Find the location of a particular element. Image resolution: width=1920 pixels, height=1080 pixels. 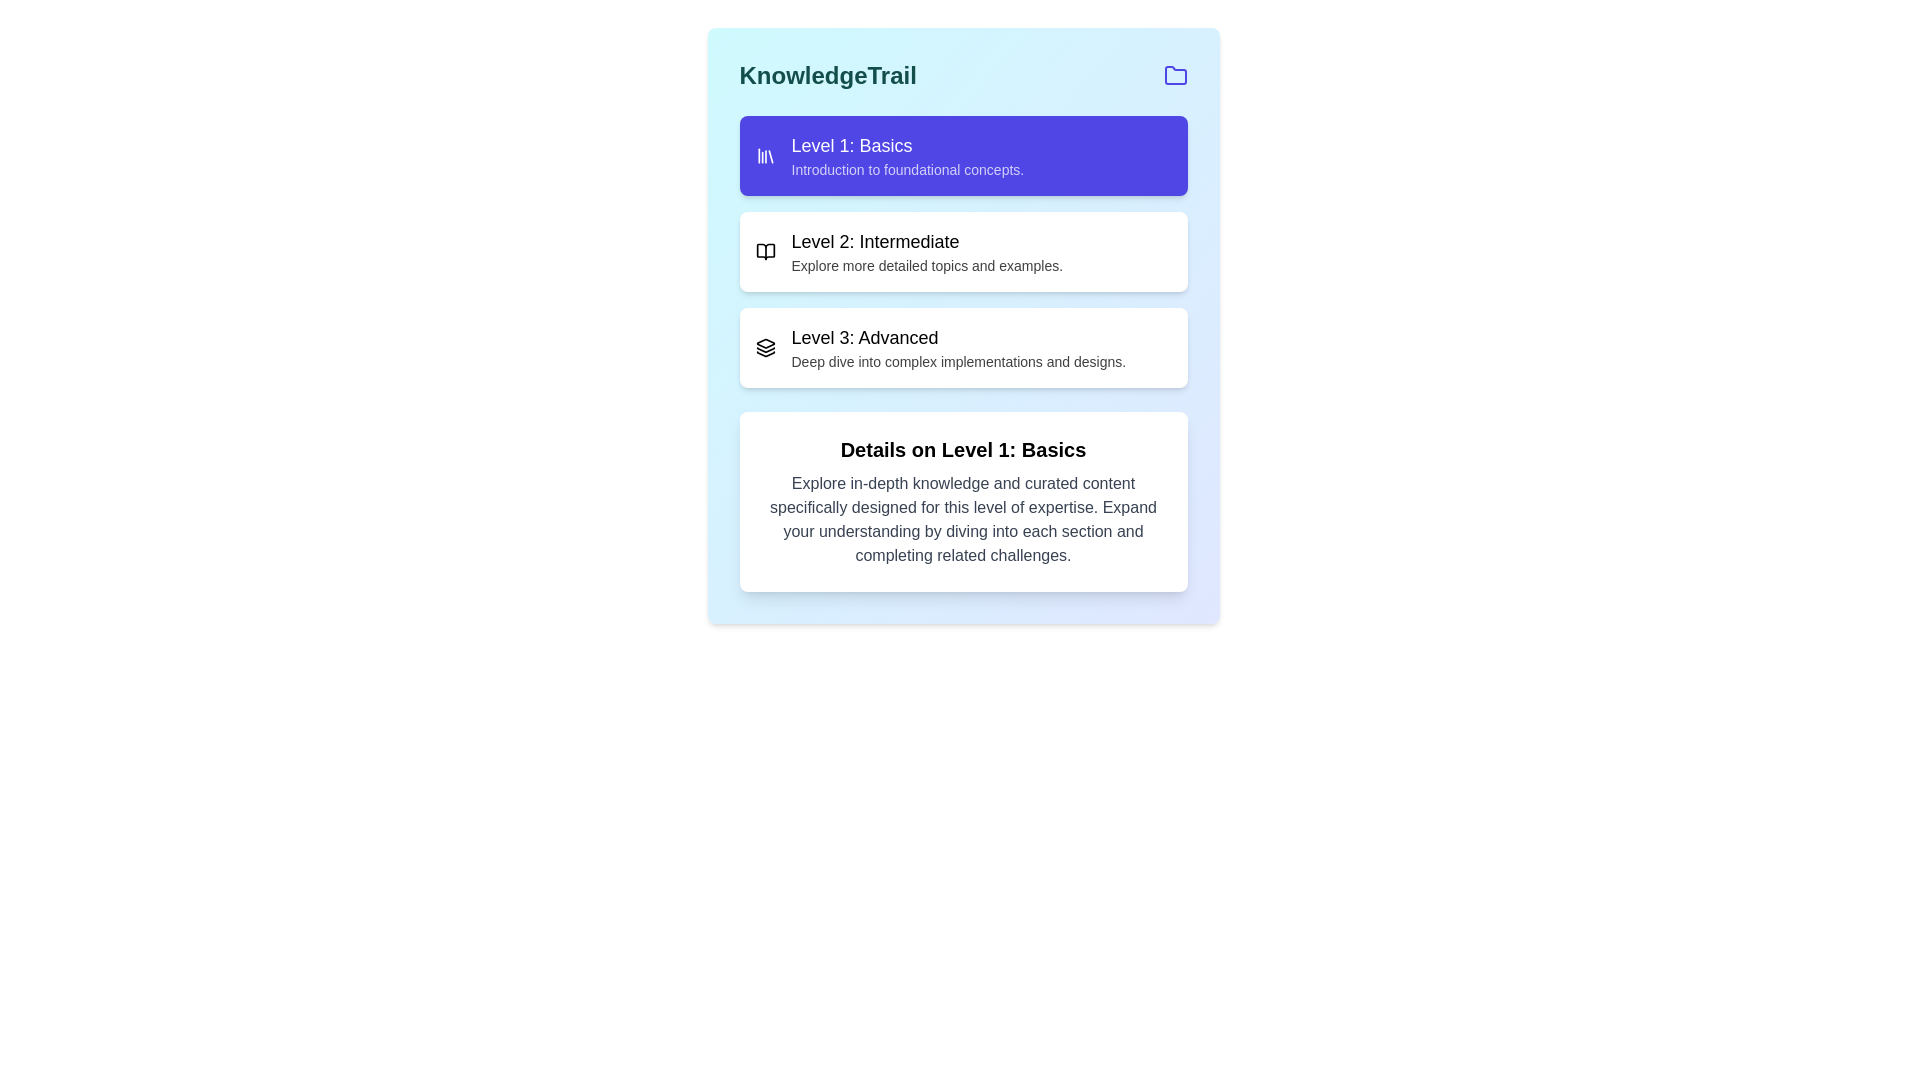

the text content element that displays 'Level 1: Basics' and 'Introduction to foundational concepts' is located at coordinates (906, 154).